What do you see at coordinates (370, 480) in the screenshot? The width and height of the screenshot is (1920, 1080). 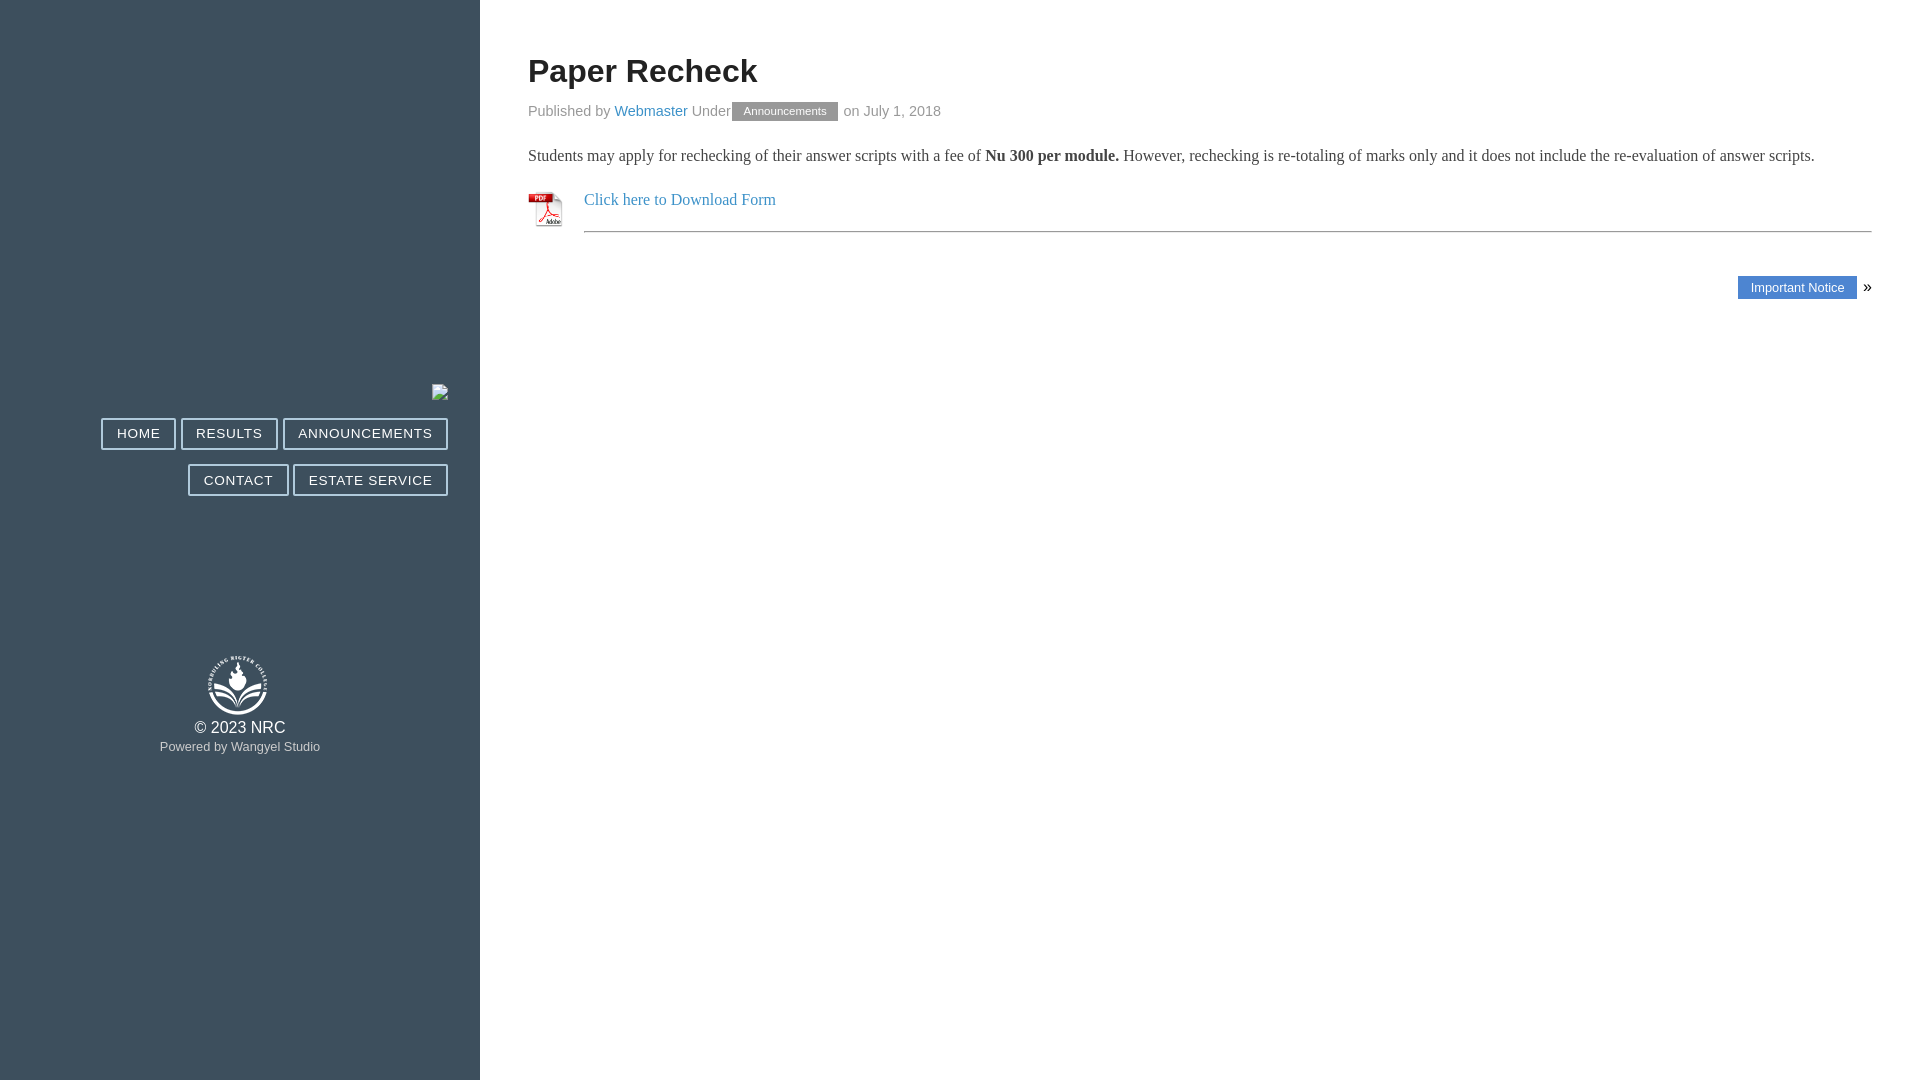 I see `'ESTATE SERVICE'` at bounding box center [370, 480].